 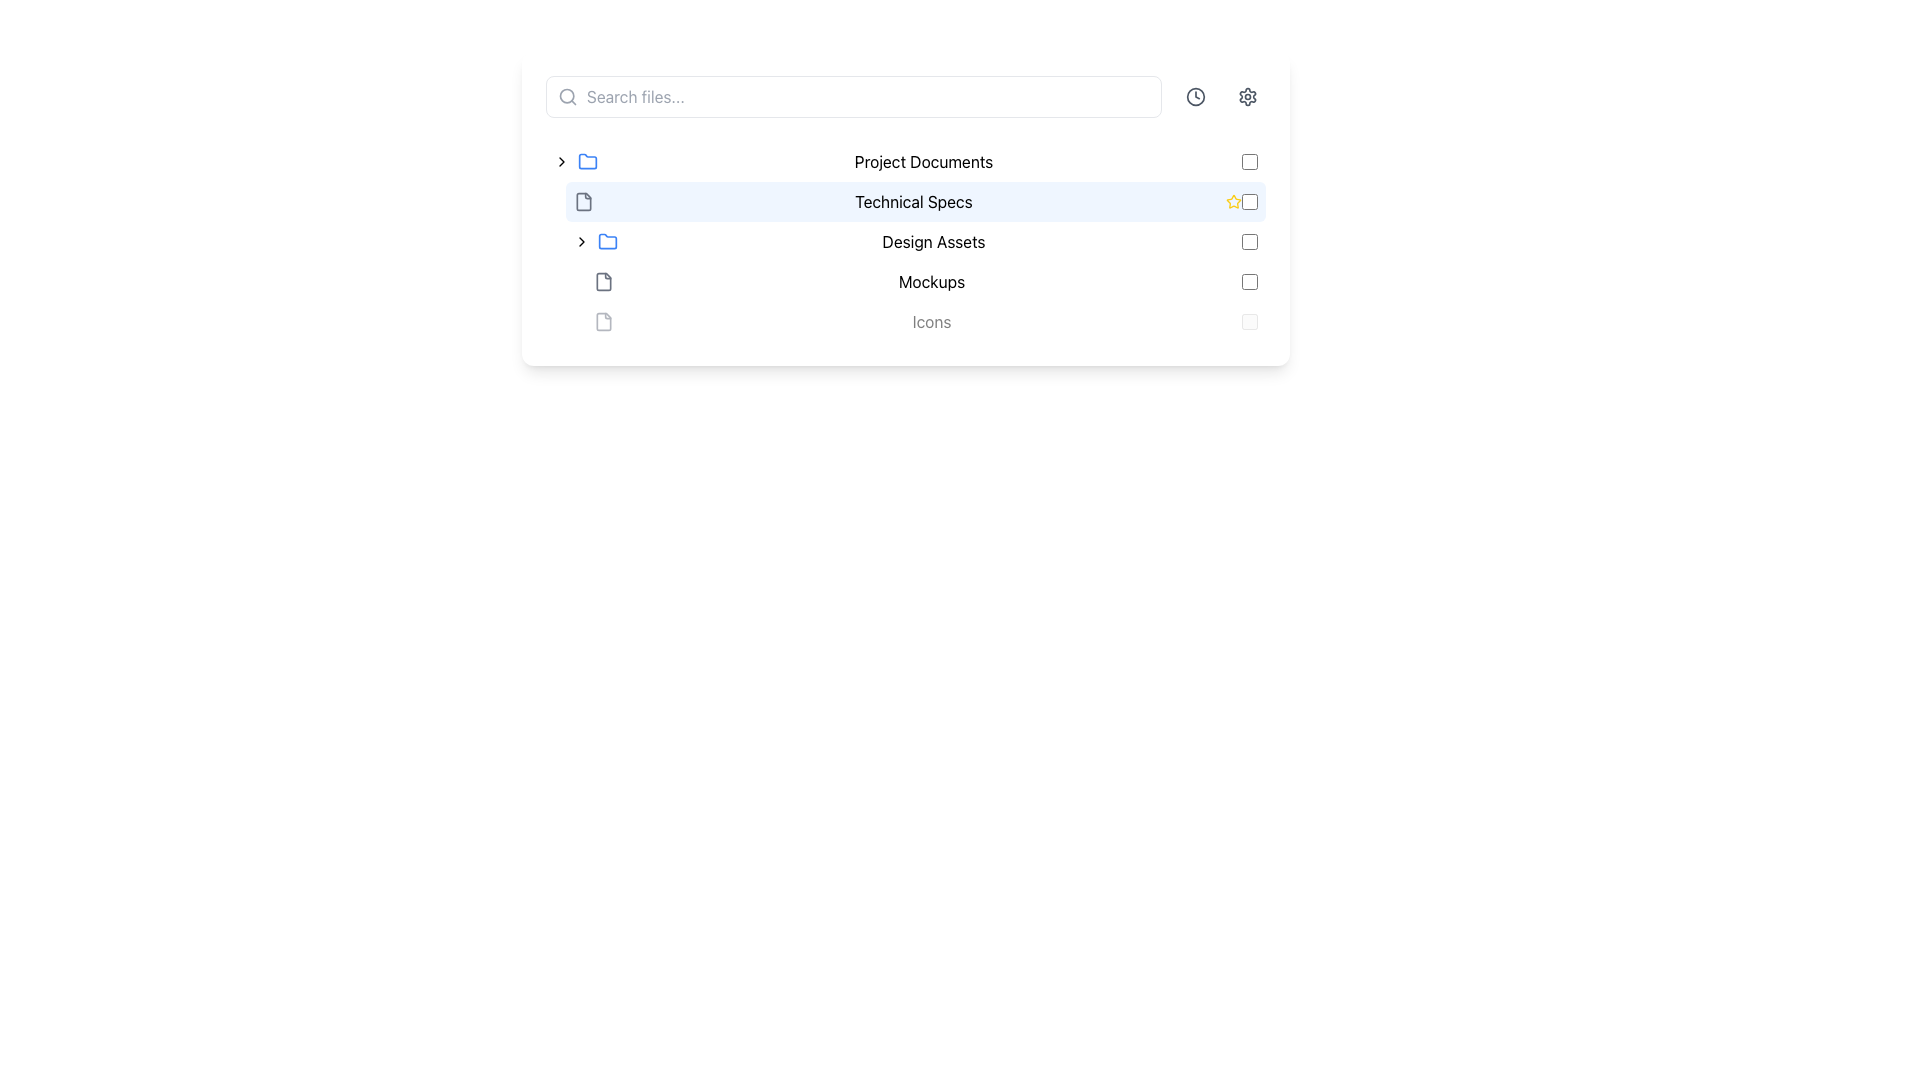 I want to click on the text 'Mockups' in the file list, so click(x=905, y=281).